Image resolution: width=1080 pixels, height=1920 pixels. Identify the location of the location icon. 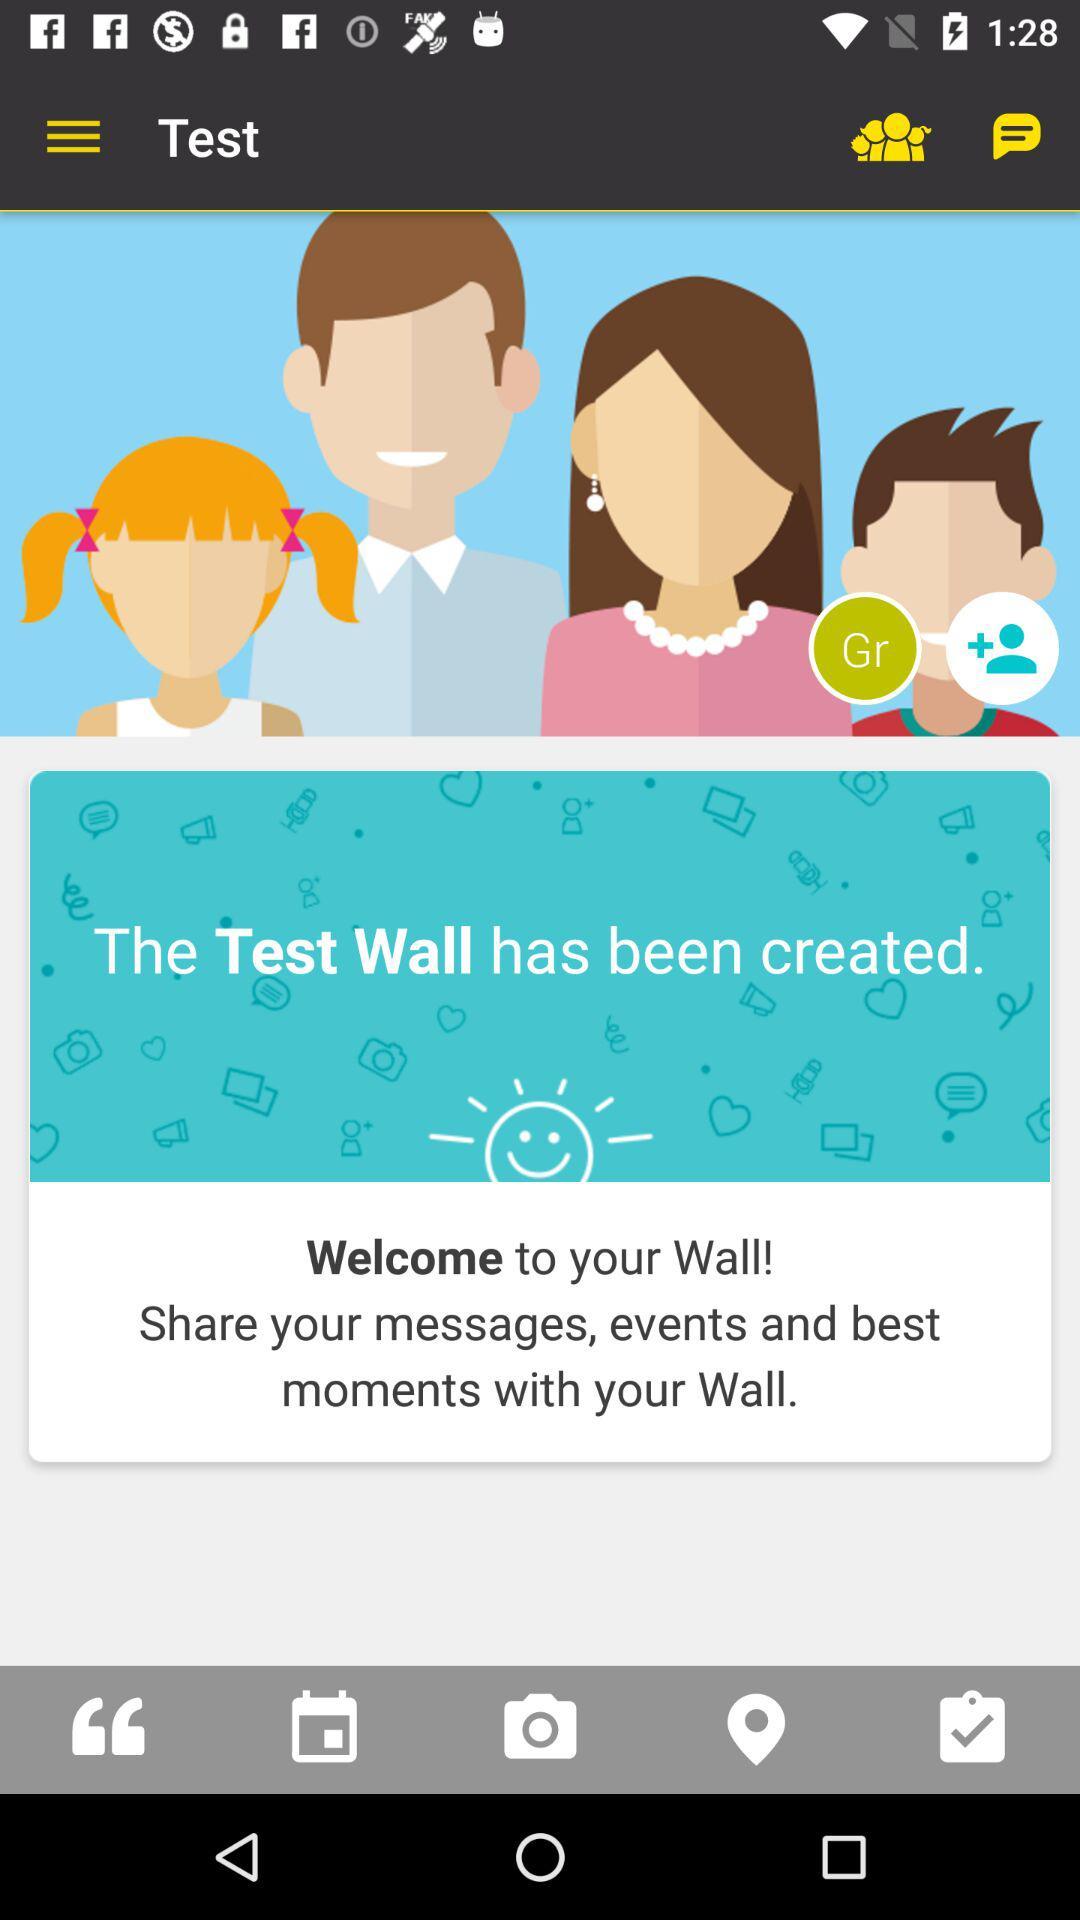
(756, 1728).